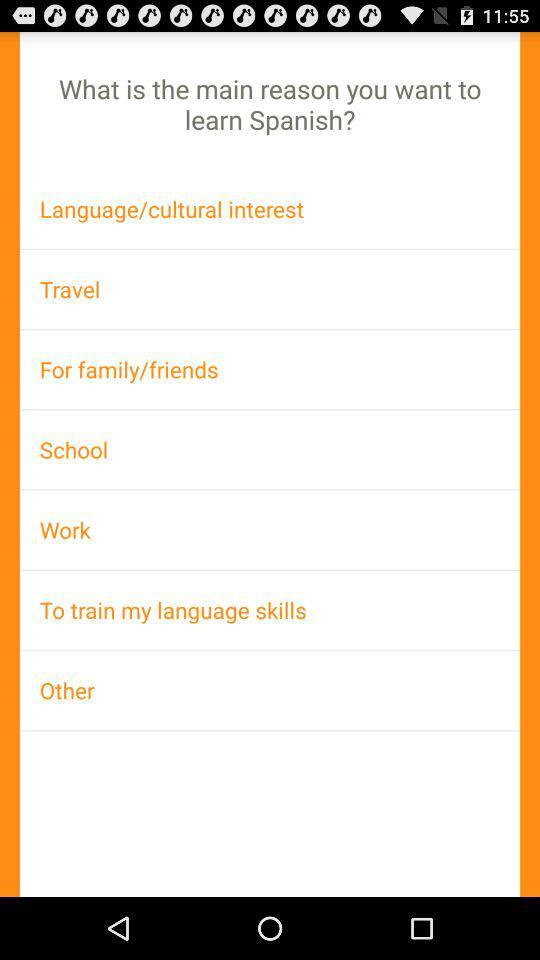 This screenshot has width=540, height=960. What do you see at coordinates (270, 528) in the screenshot?
I see `the work app` at bounding box center [270, 528].